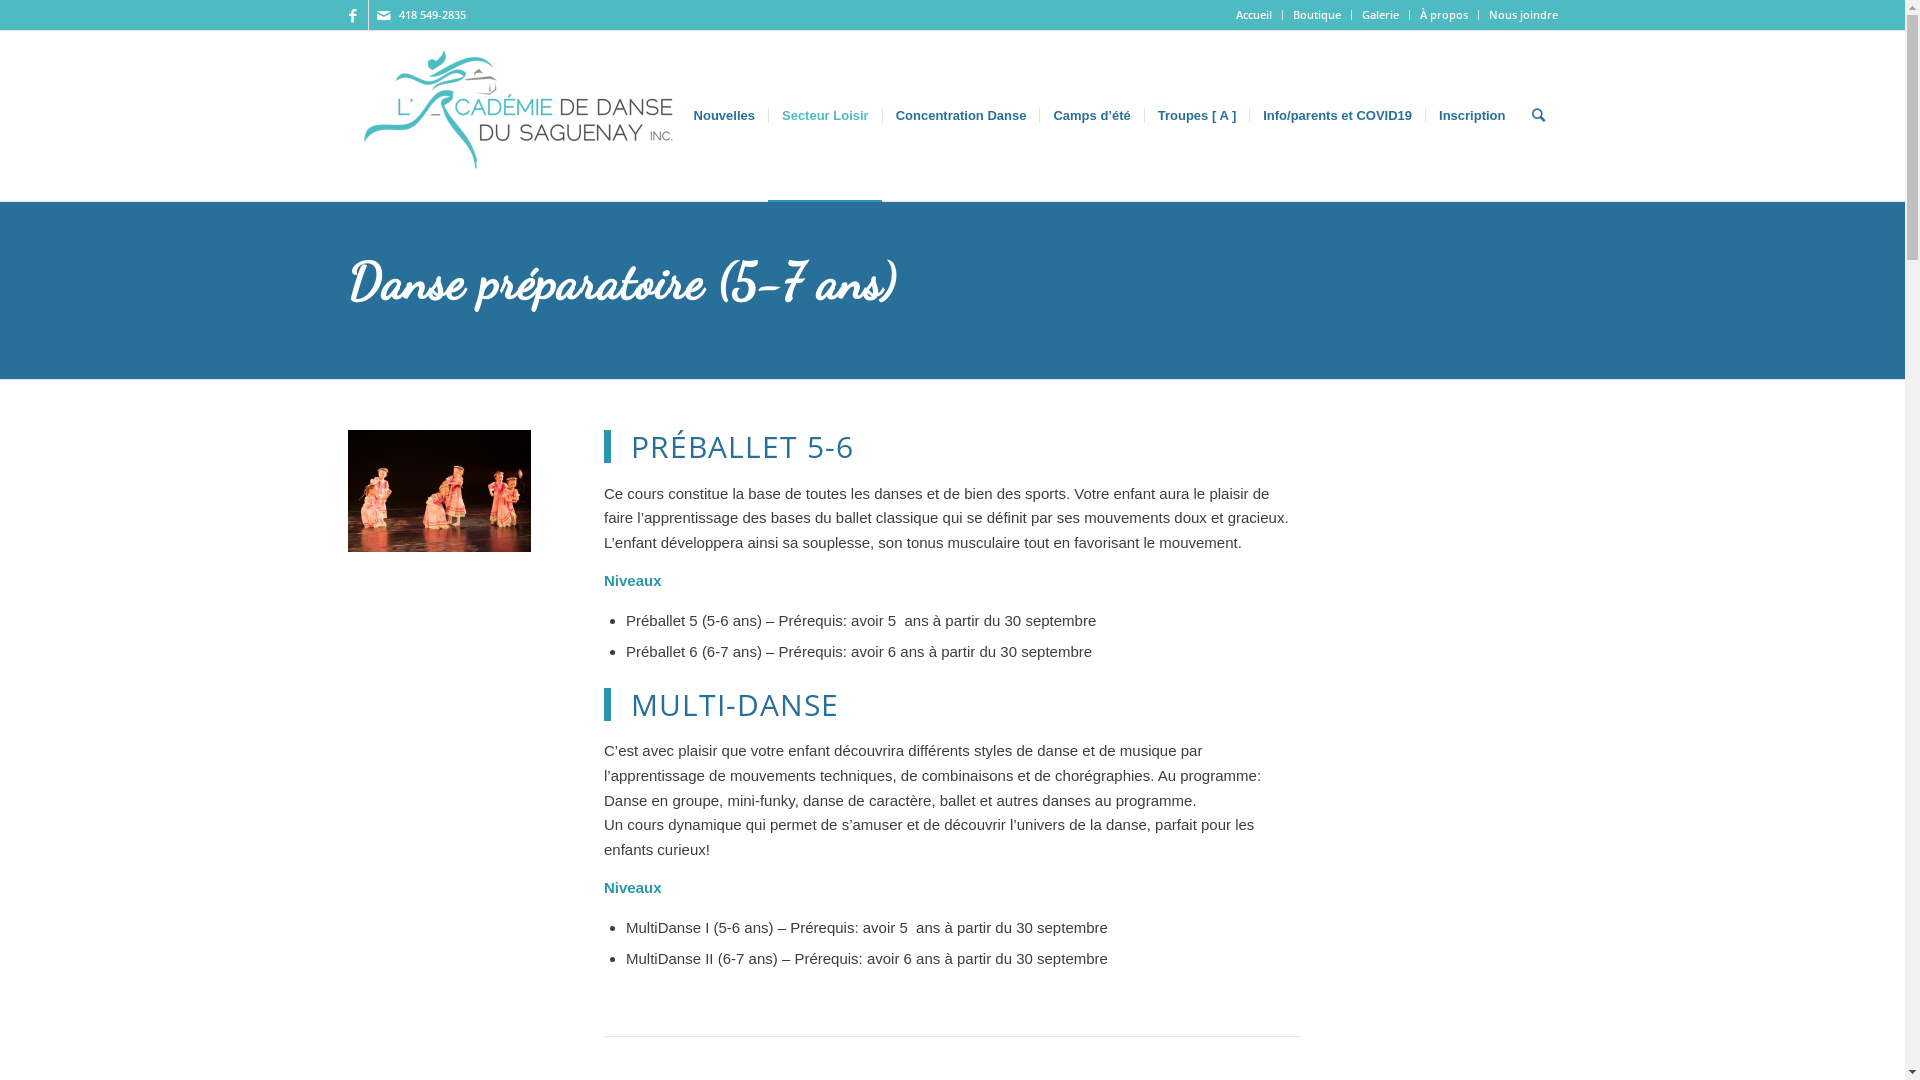  I want to click on 'Info/parents et COVID19', so click(1337, 115).